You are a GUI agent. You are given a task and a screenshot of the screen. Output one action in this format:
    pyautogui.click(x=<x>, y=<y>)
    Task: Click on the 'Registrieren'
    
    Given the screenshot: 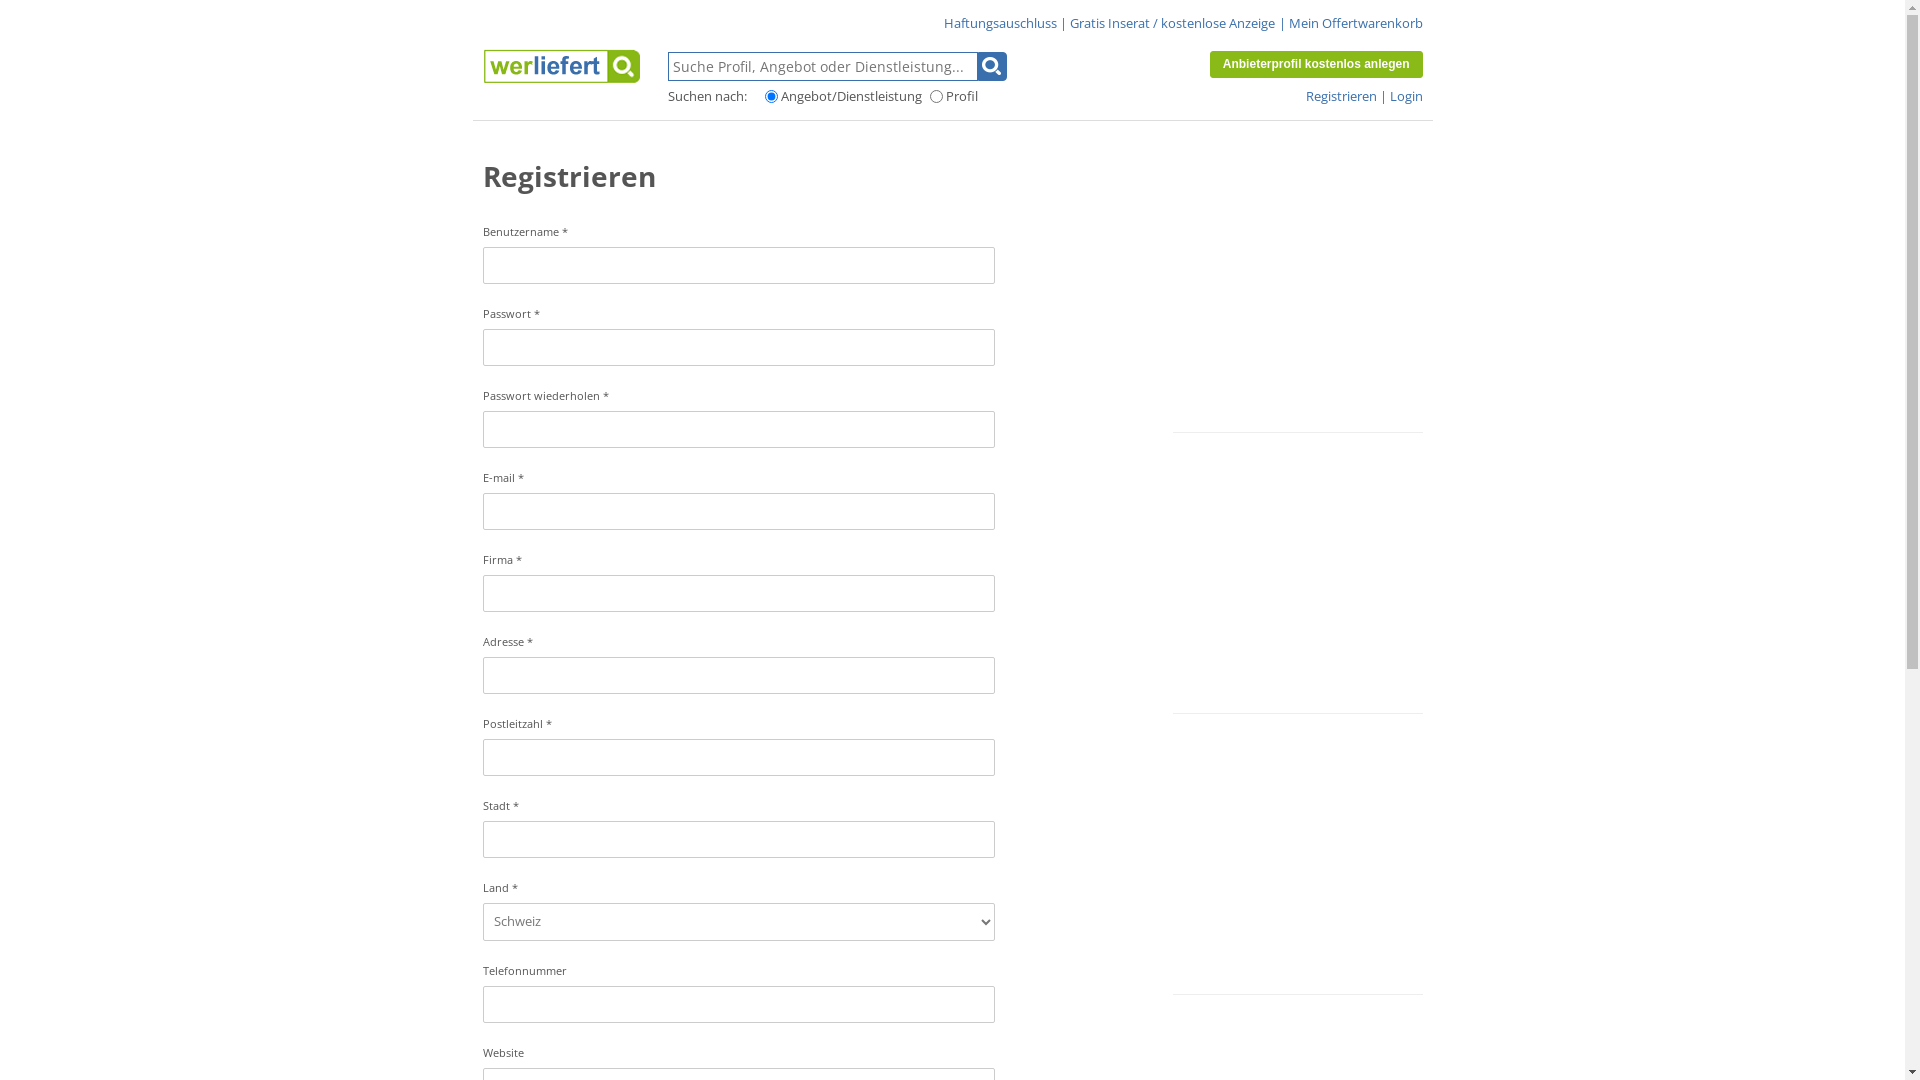 What is the action you would take?
    pyautogui.click(x=1341, y=96)
    